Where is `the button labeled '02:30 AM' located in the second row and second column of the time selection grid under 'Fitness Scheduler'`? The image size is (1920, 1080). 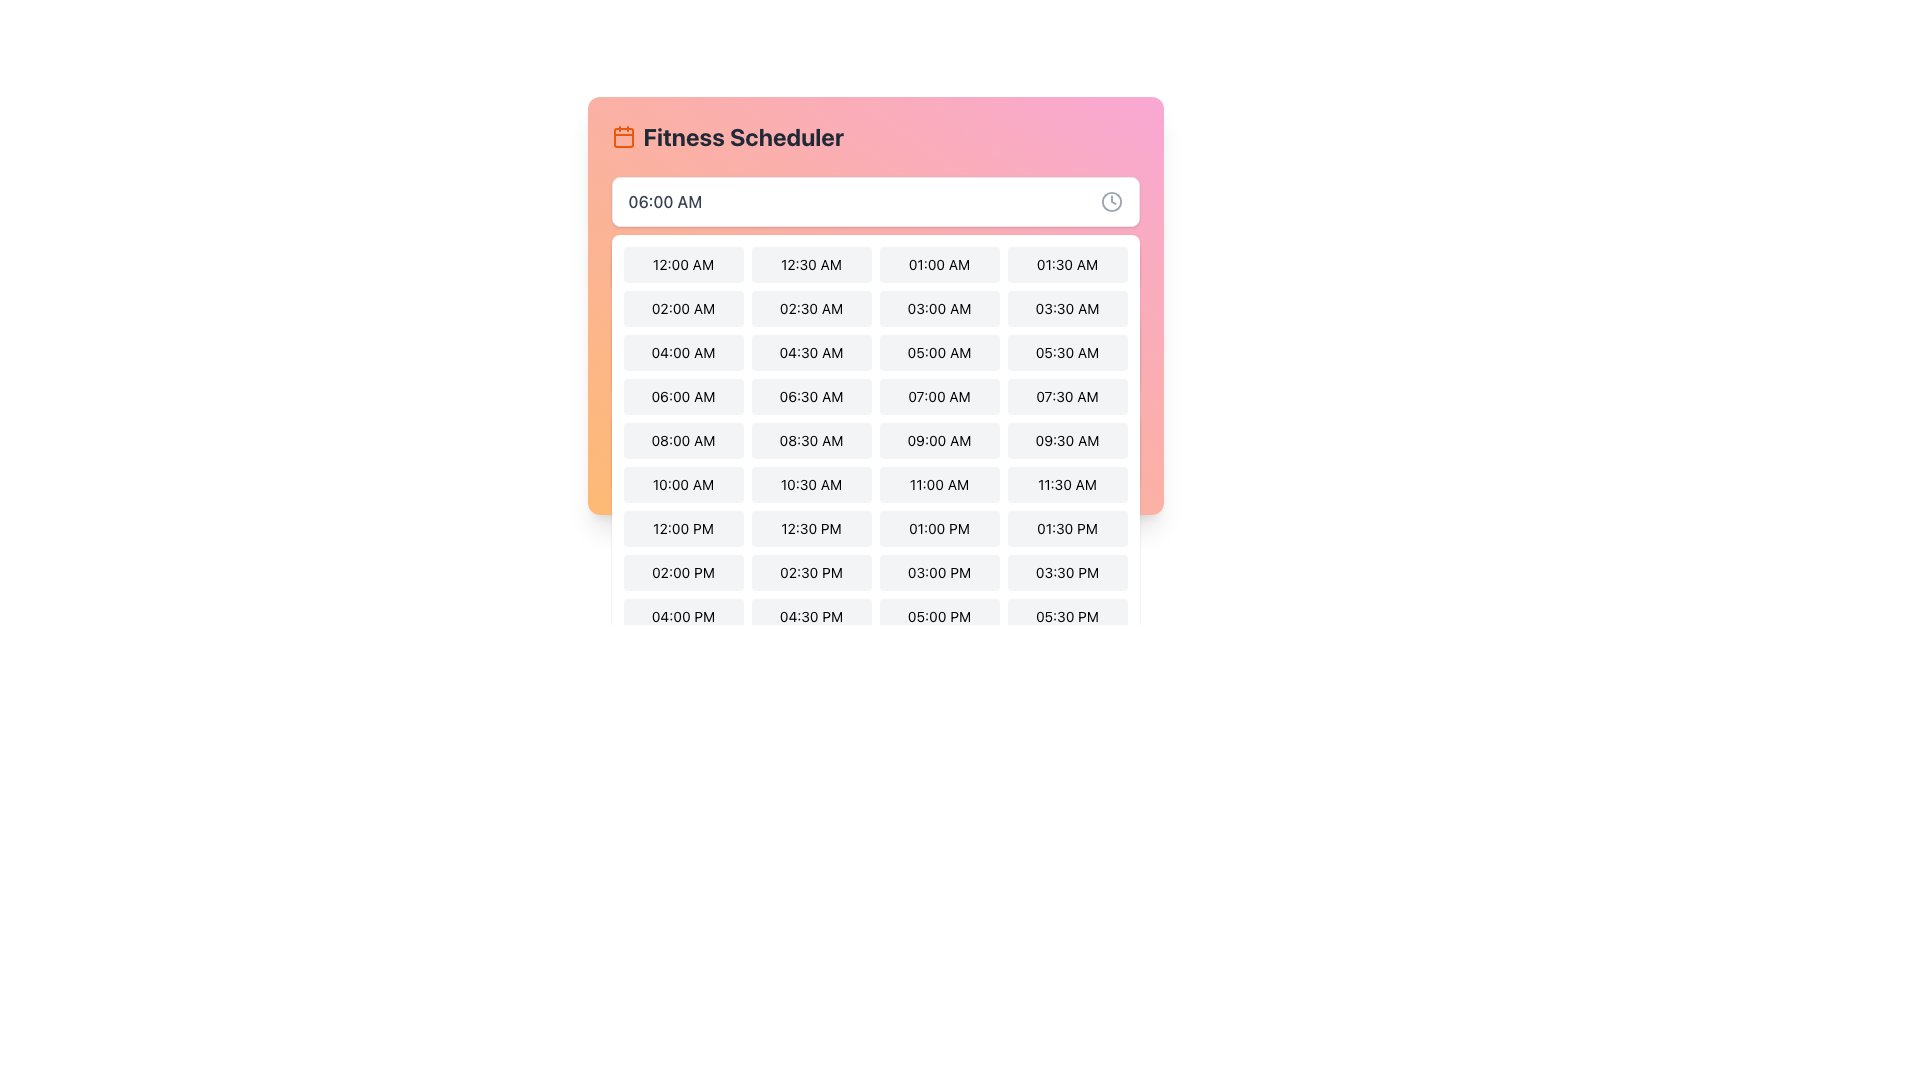
the button labeled '02:30 AM' located in the second row and second column of the time selection grid under 'Fitness Scheduler' is located at coordinates (875, 305).